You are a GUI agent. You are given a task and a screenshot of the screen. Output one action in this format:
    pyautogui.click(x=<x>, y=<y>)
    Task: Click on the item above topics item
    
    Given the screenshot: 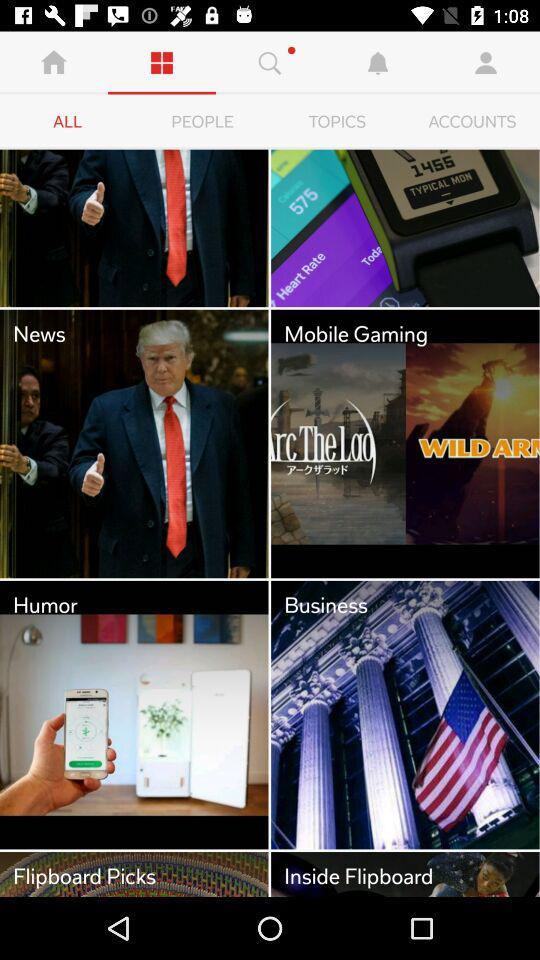 What is the action you would take?
    pyautogui.click(x=378, y=62)
    